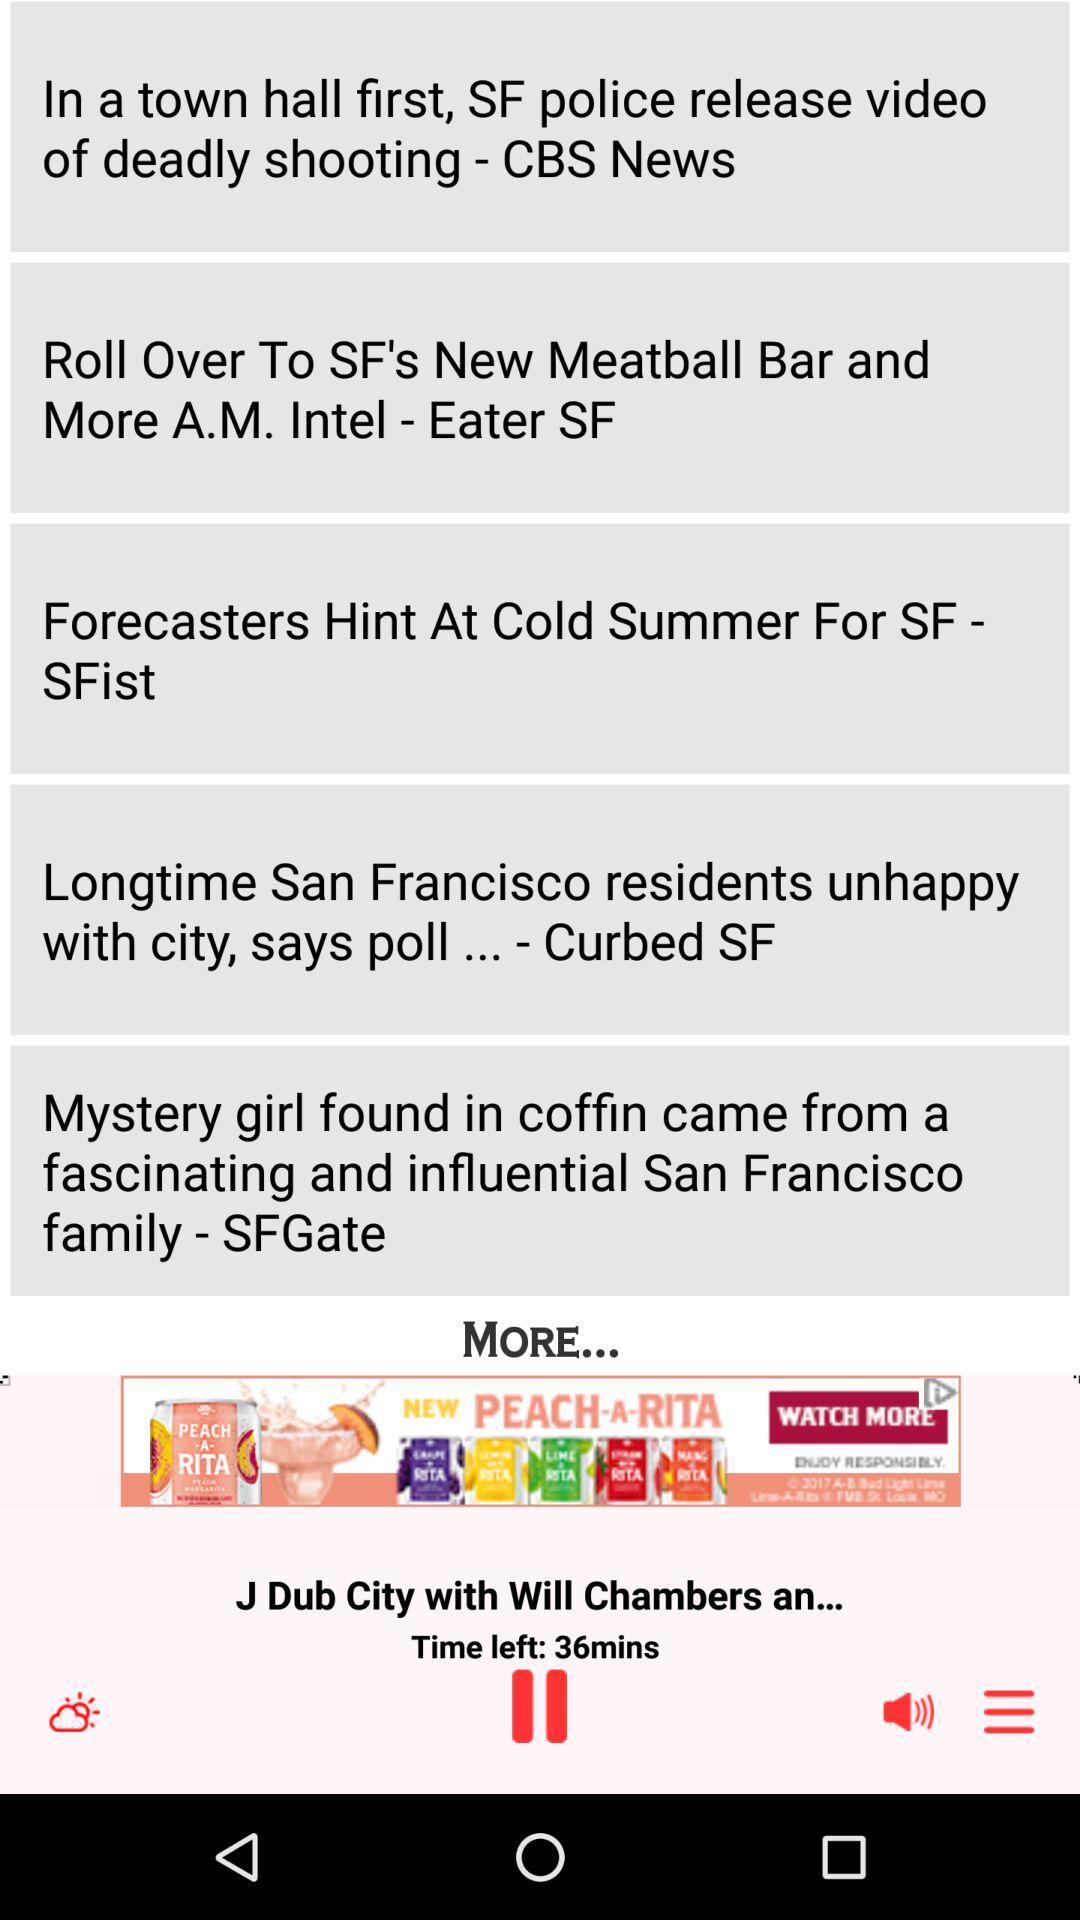 The image size is (1080, 1920). Describe the element at coordinates (540, 1442) in the screenshot. I see `tap advertisement` at that location.